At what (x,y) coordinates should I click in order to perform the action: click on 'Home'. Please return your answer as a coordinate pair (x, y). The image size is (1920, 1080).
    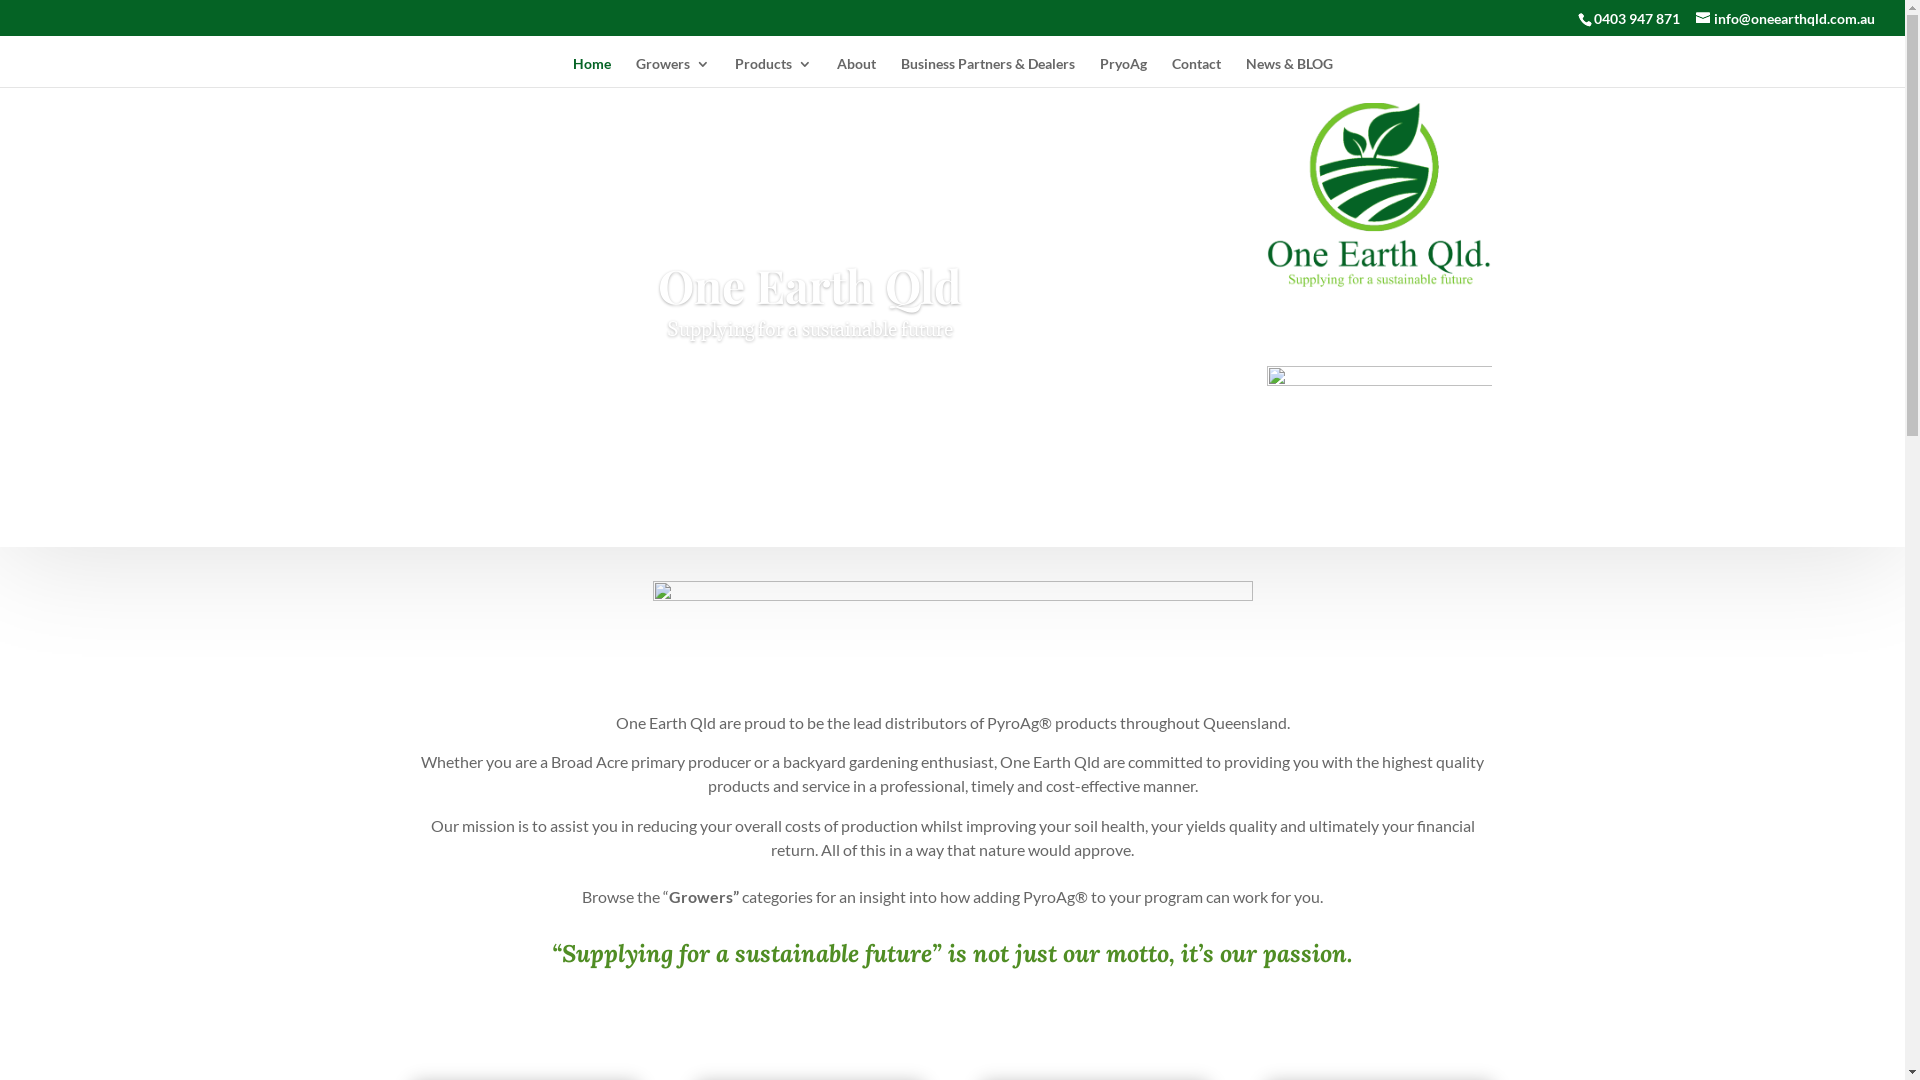
    Looking at the image, I should click on (589, 71).